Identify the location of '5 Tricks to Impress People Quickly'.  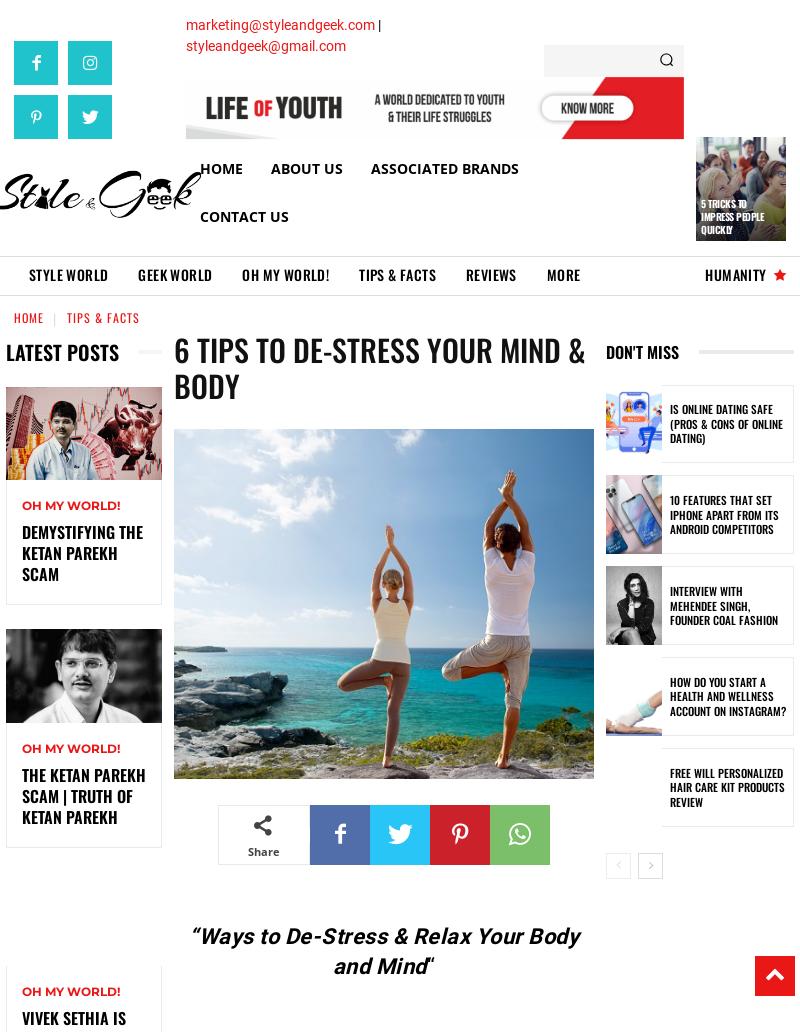
(700, 214).